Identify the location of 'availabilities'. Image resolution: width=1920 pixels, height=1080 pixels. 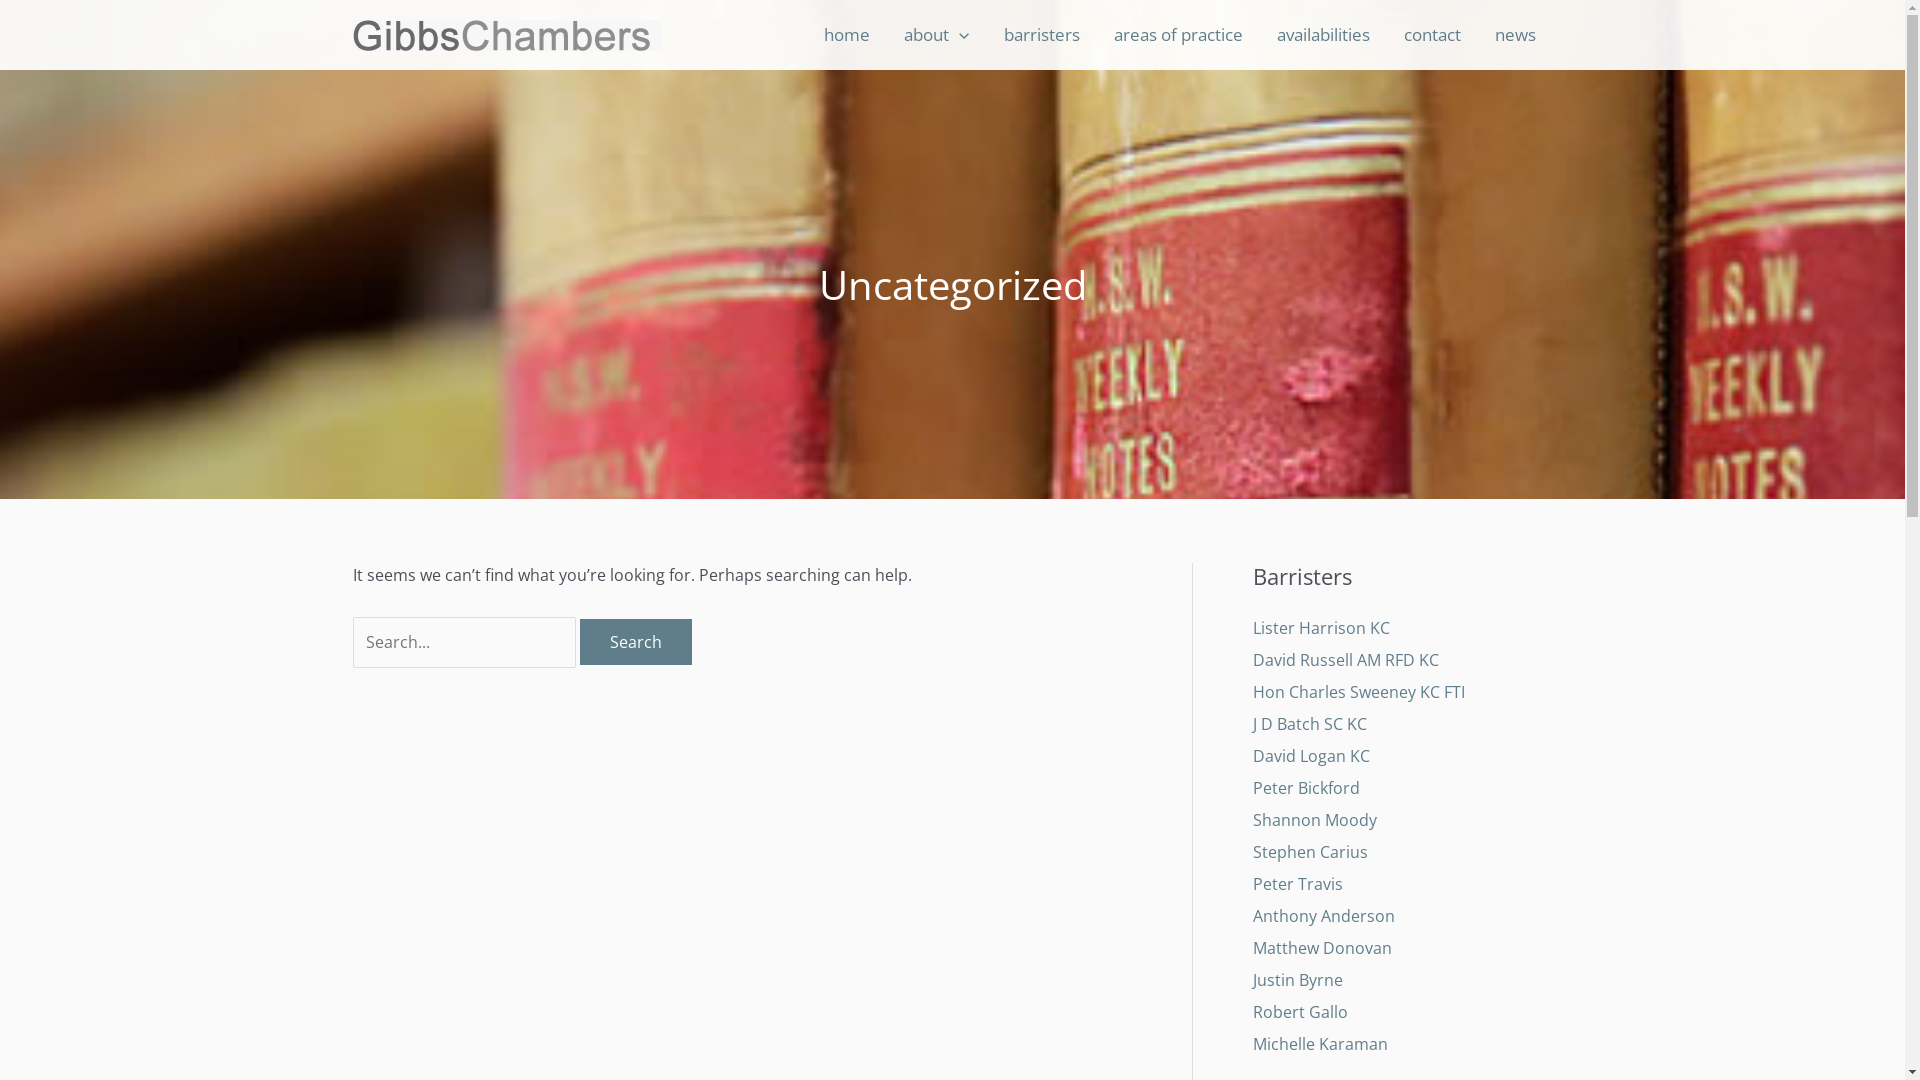
(1258, 34).